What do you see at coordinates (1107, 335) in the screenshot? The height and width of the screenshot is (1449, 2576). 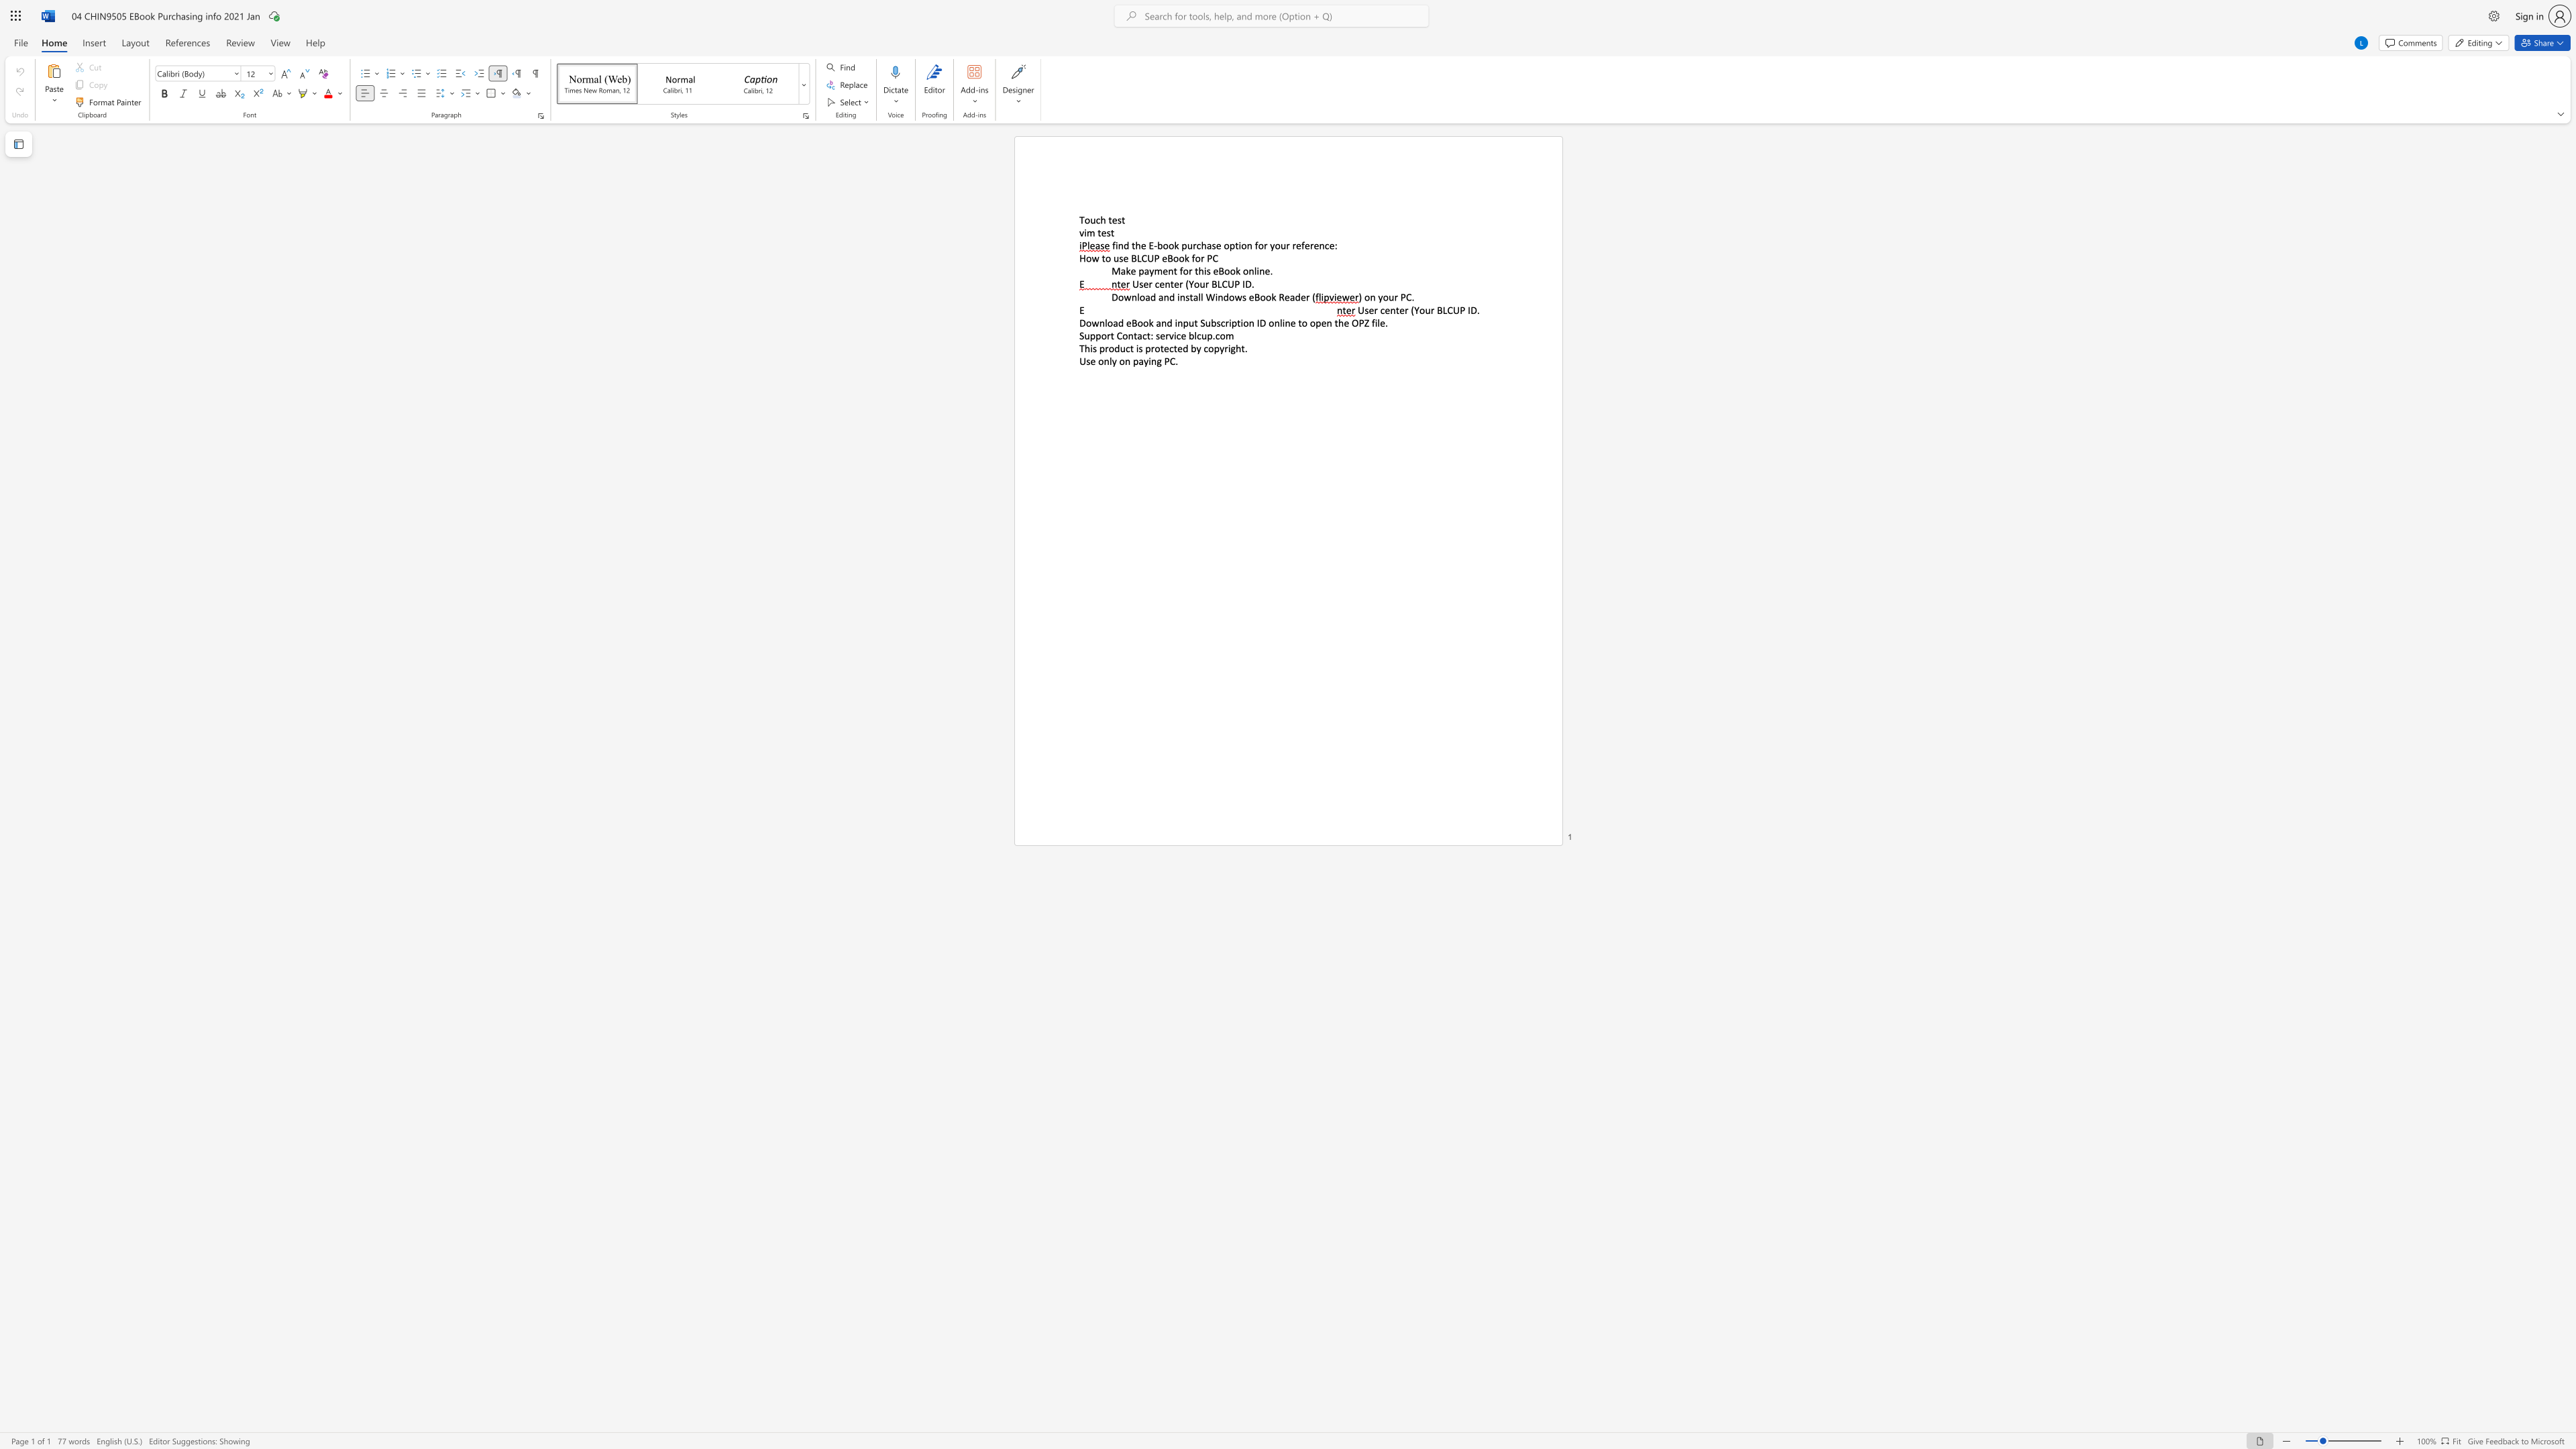 I see `the subset text "rt Cont" within the text "Support Contact: service blcup.com"` at bounding box center [1107, 335].